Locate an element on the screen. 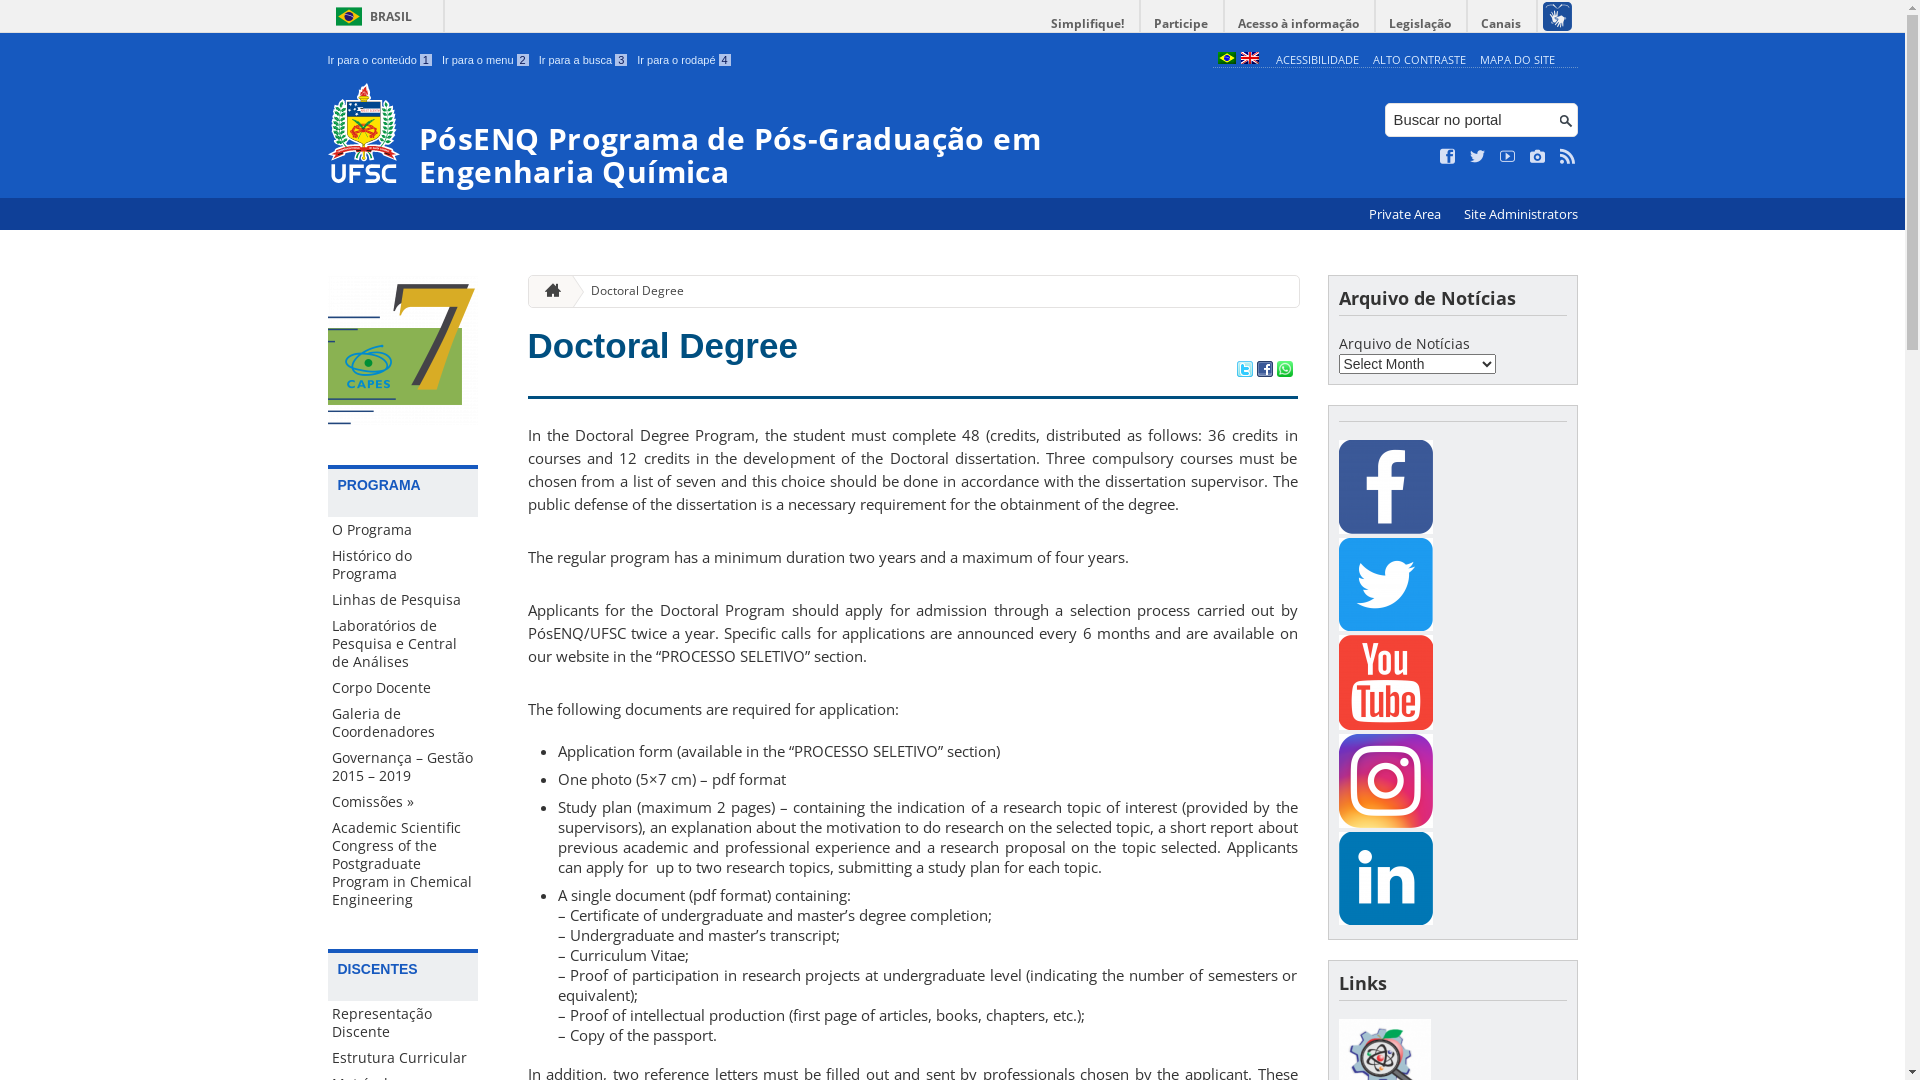  'O Programa' is located at coordinates (402, 528).